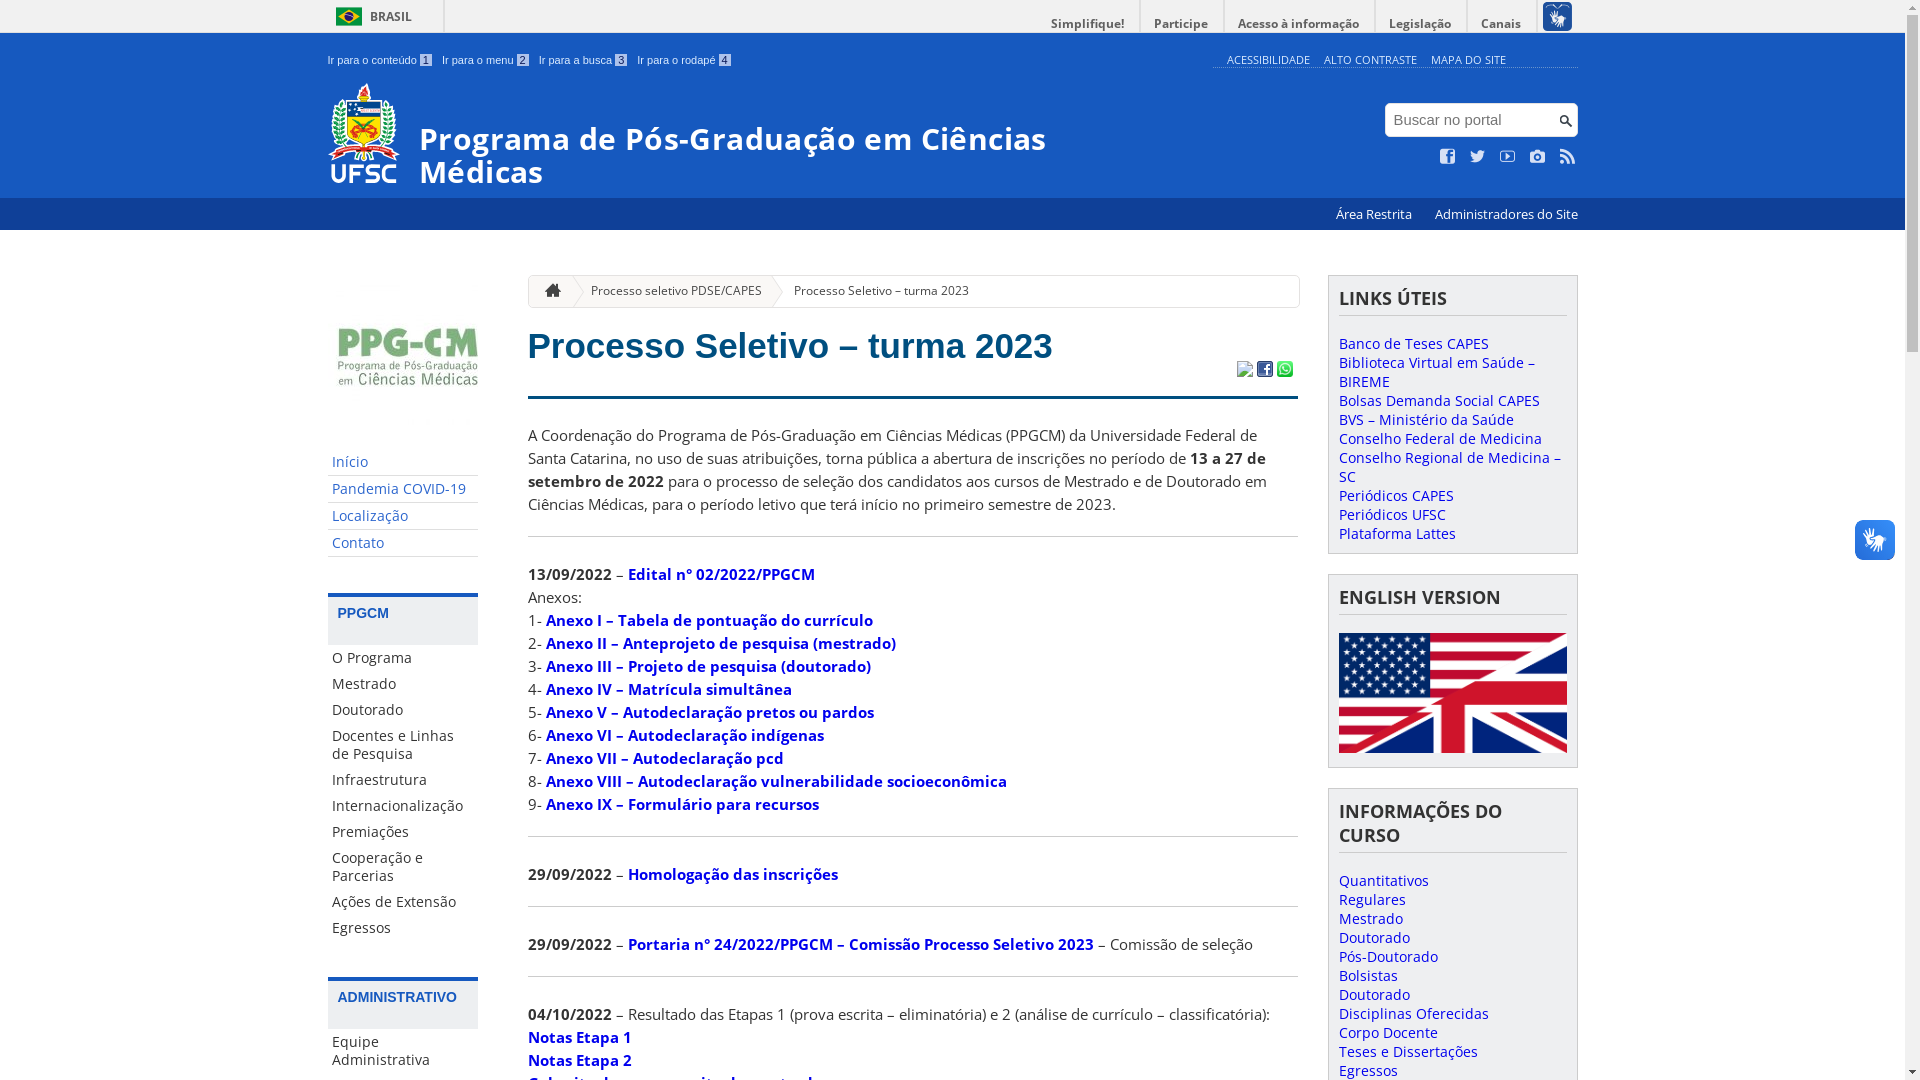  Describe the element at coordinates (1411, 342) in the screenshot. I see `'Banco de Teses CAPES'` at that location.